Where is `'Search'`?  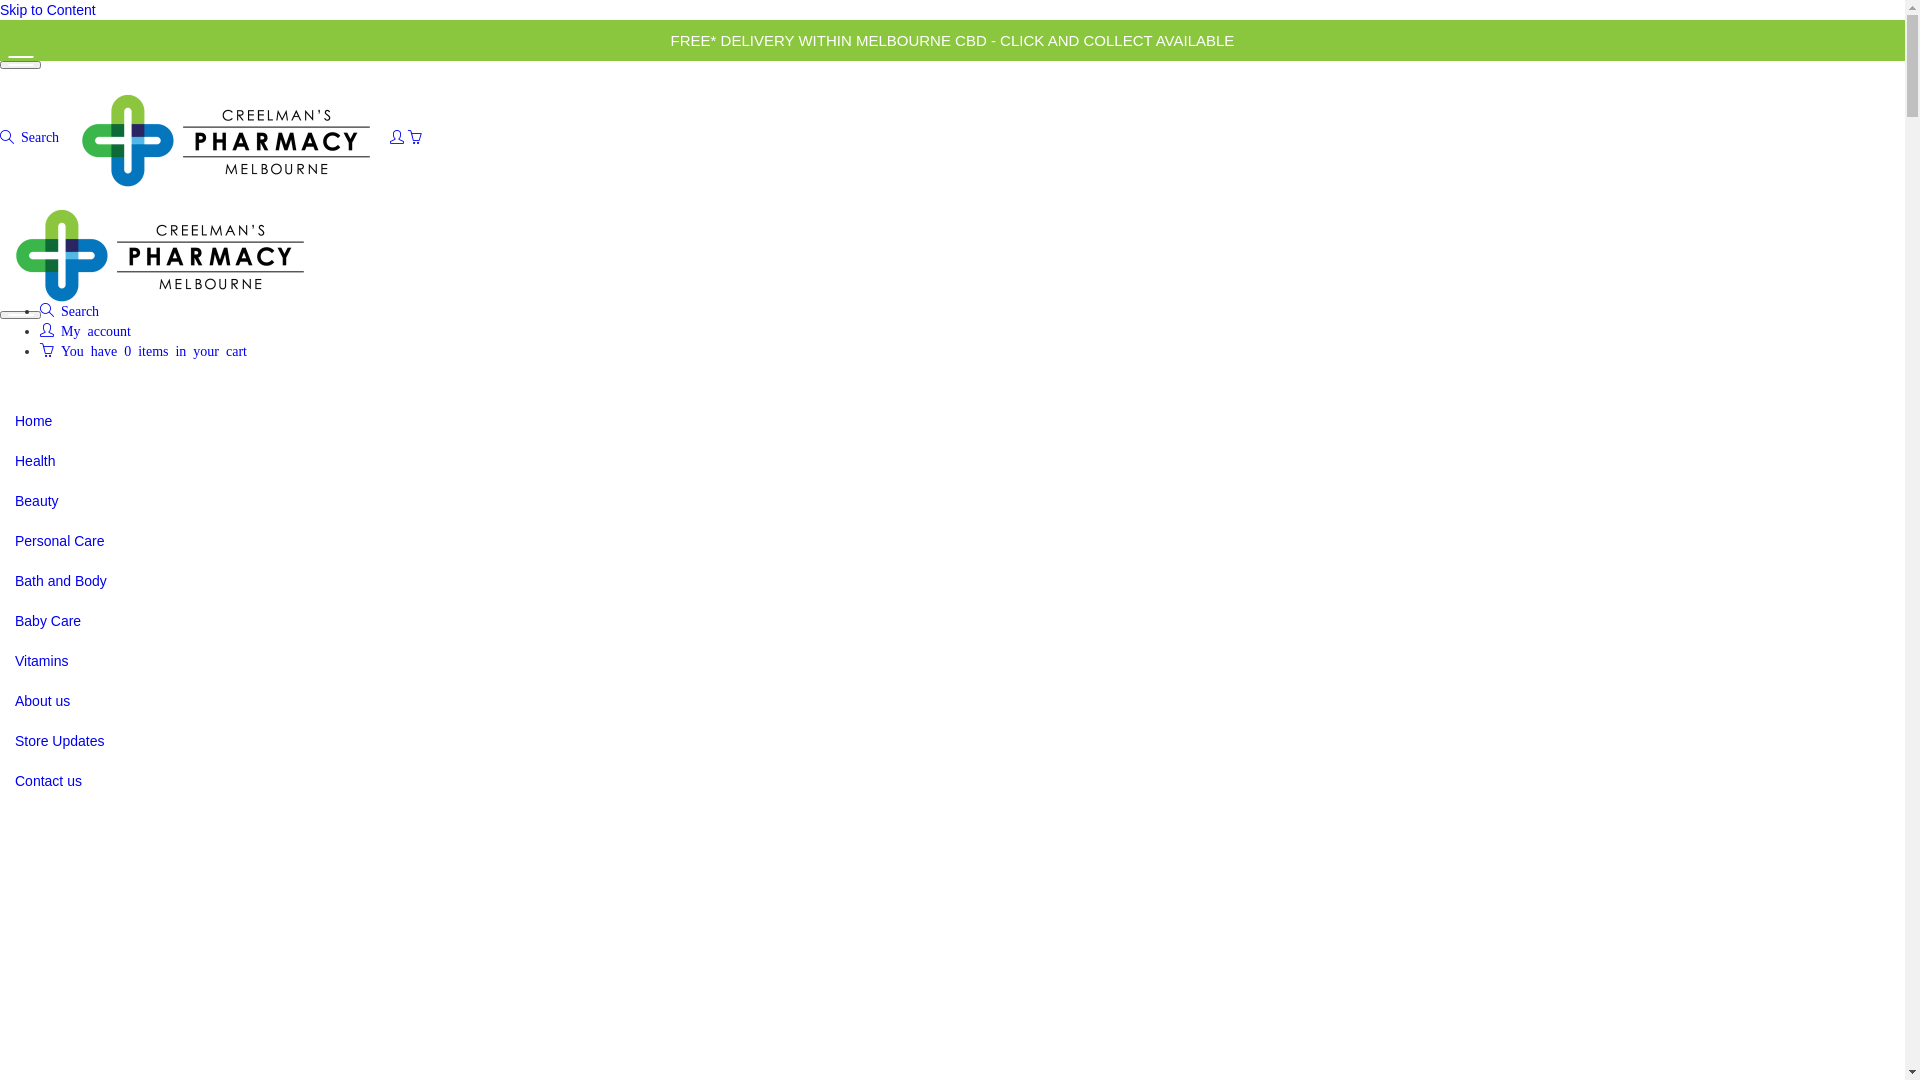
'Search' is located at coordinates (33, 136).